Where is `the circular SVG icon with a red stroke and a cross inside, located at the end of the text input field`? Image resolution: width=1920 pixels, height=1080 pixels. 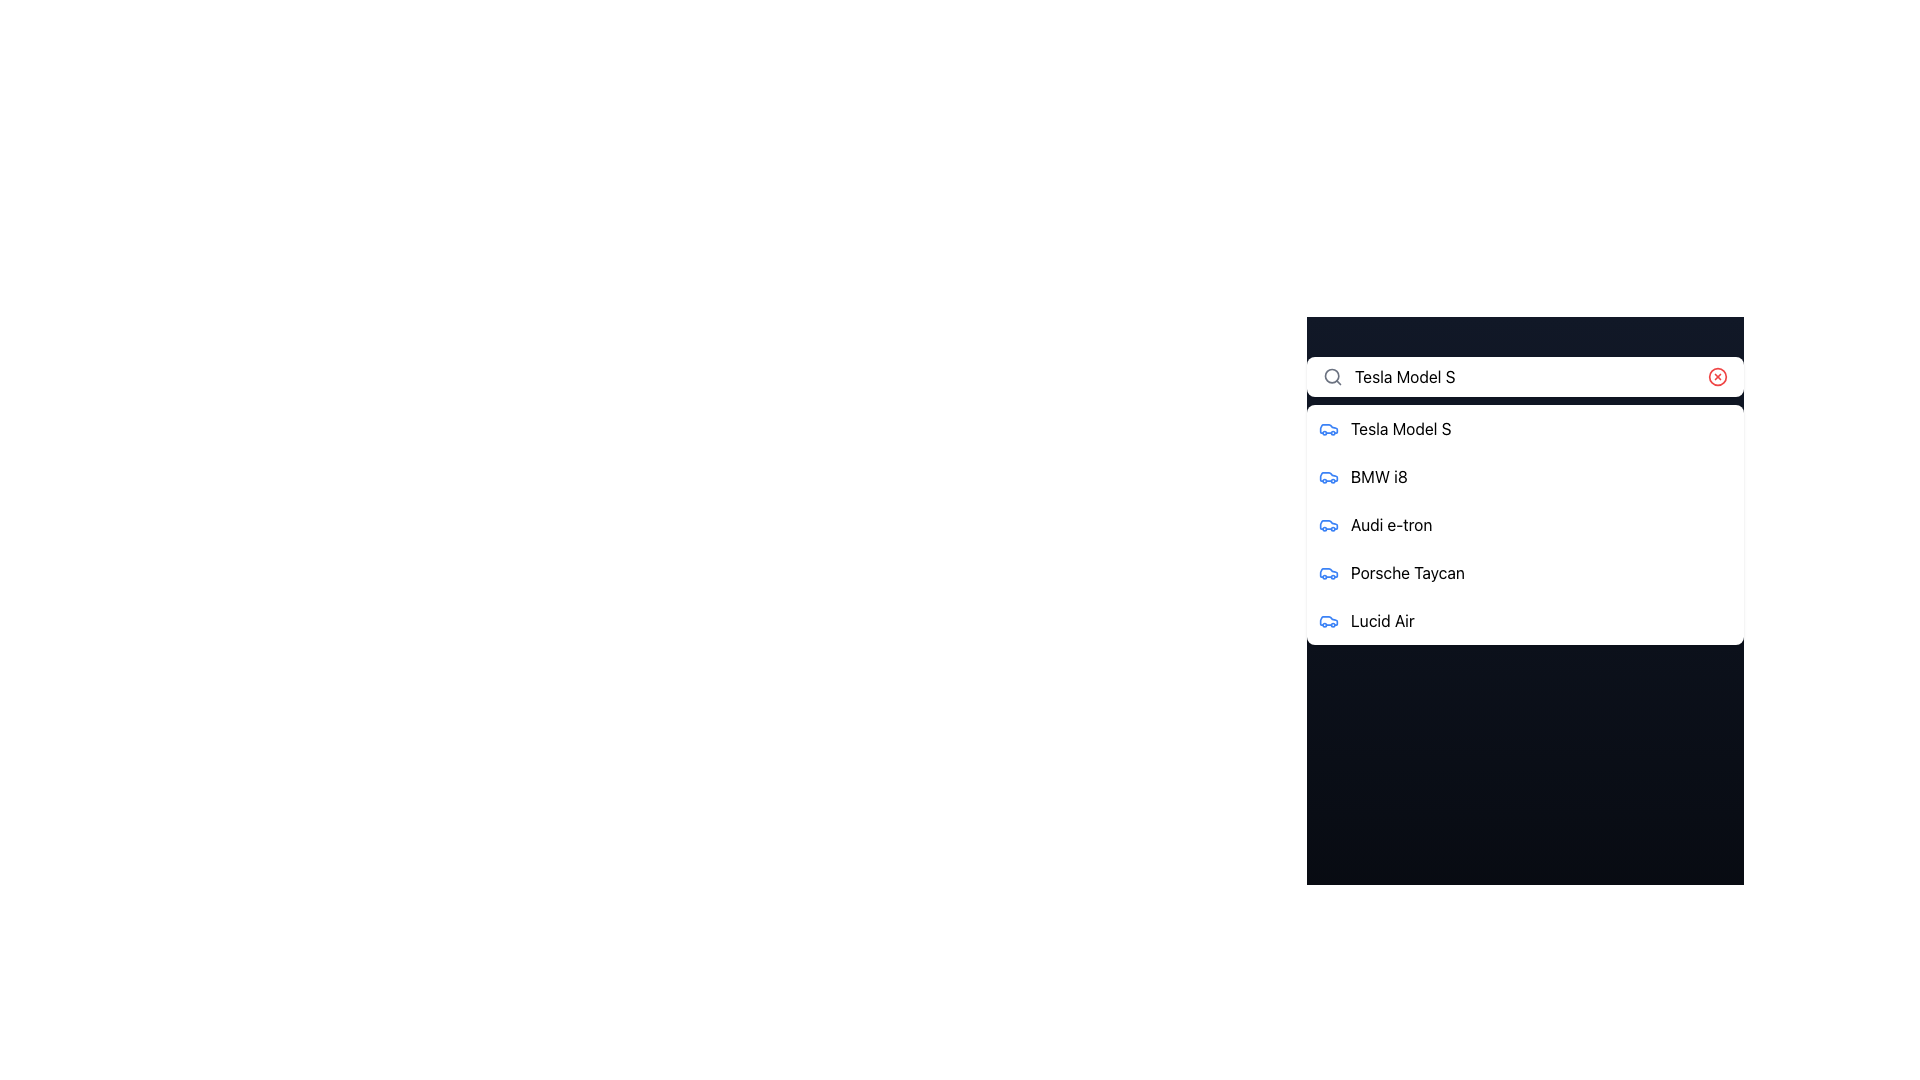 the circular SVG icon with a red stroke and a cross inside, located at the end of the text input field is located at coordinates (1717, 377).